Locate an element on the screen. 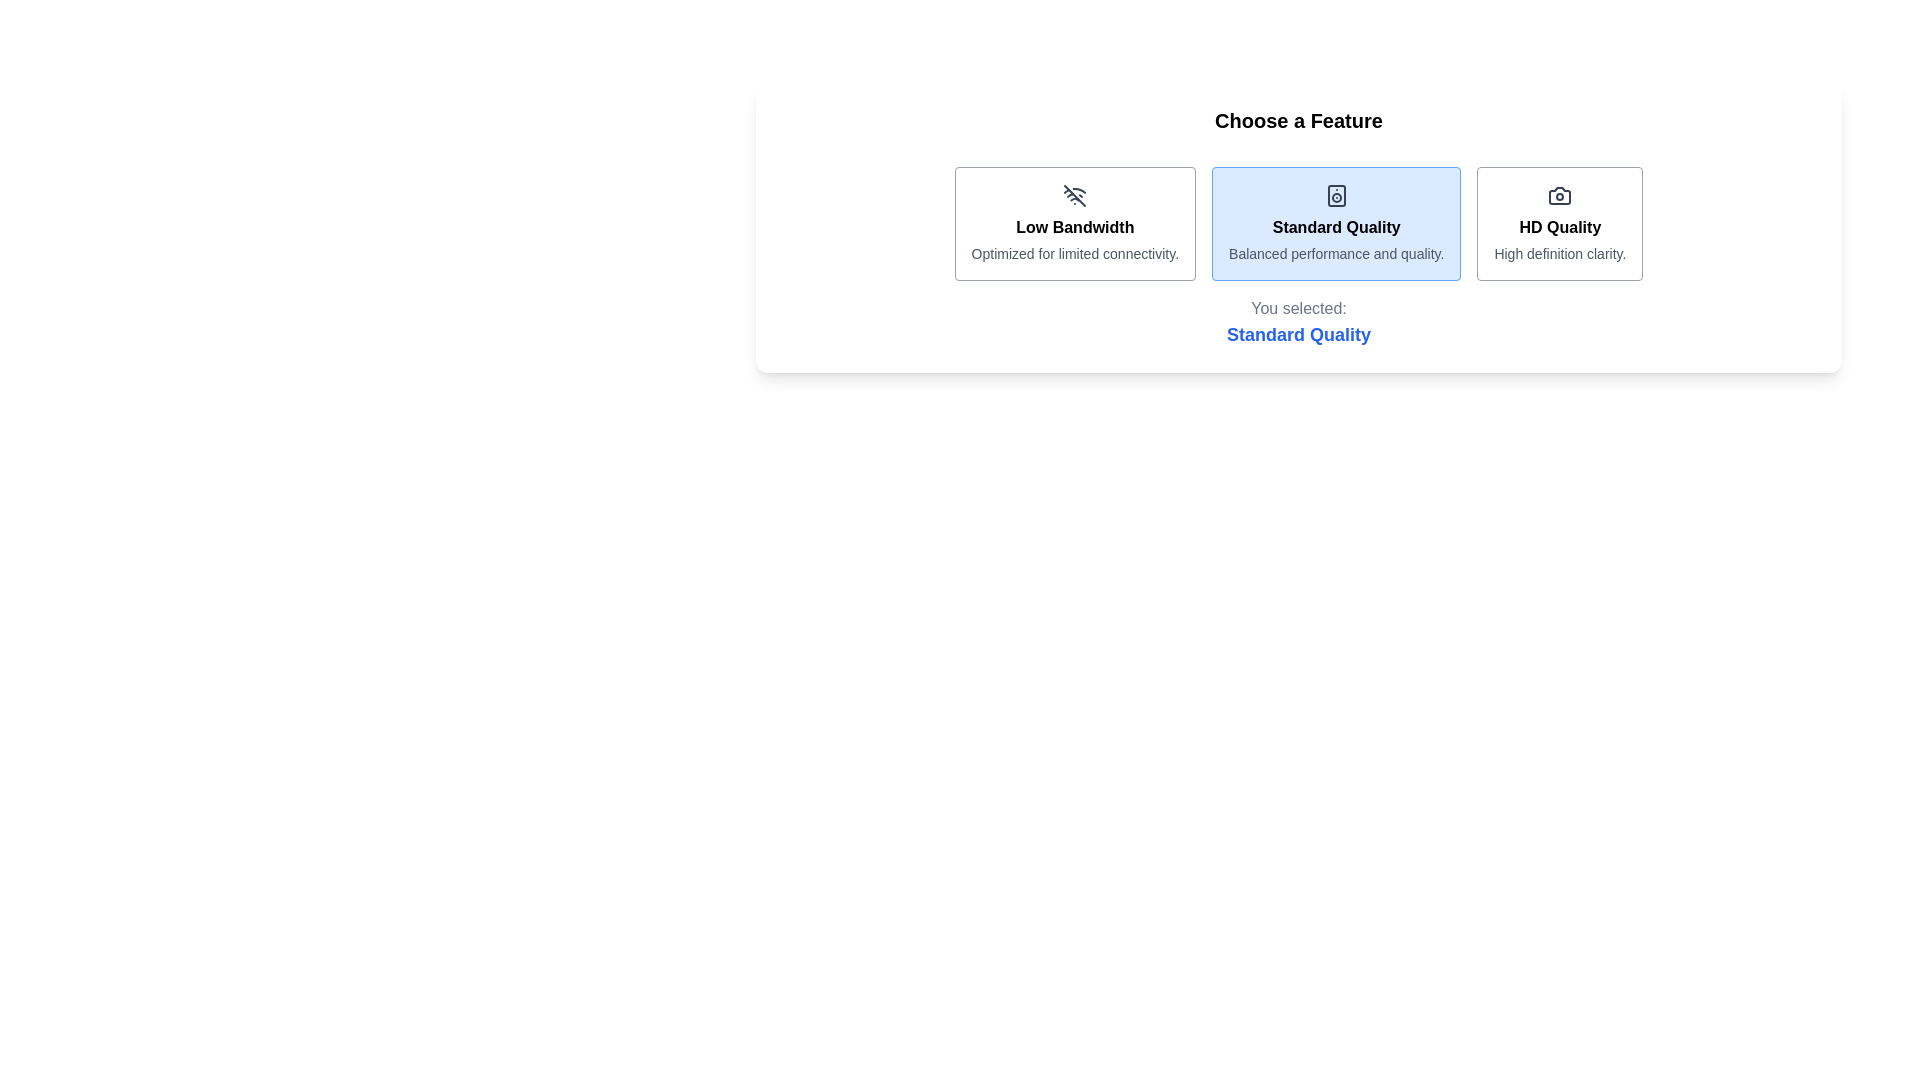 The image size is (1920, 1080). the Static Text Area displaying 'Standard Quality' in bold blue and 'You selected:' in gray, located below the feature selection cards is located at coordinates (1299, 322).